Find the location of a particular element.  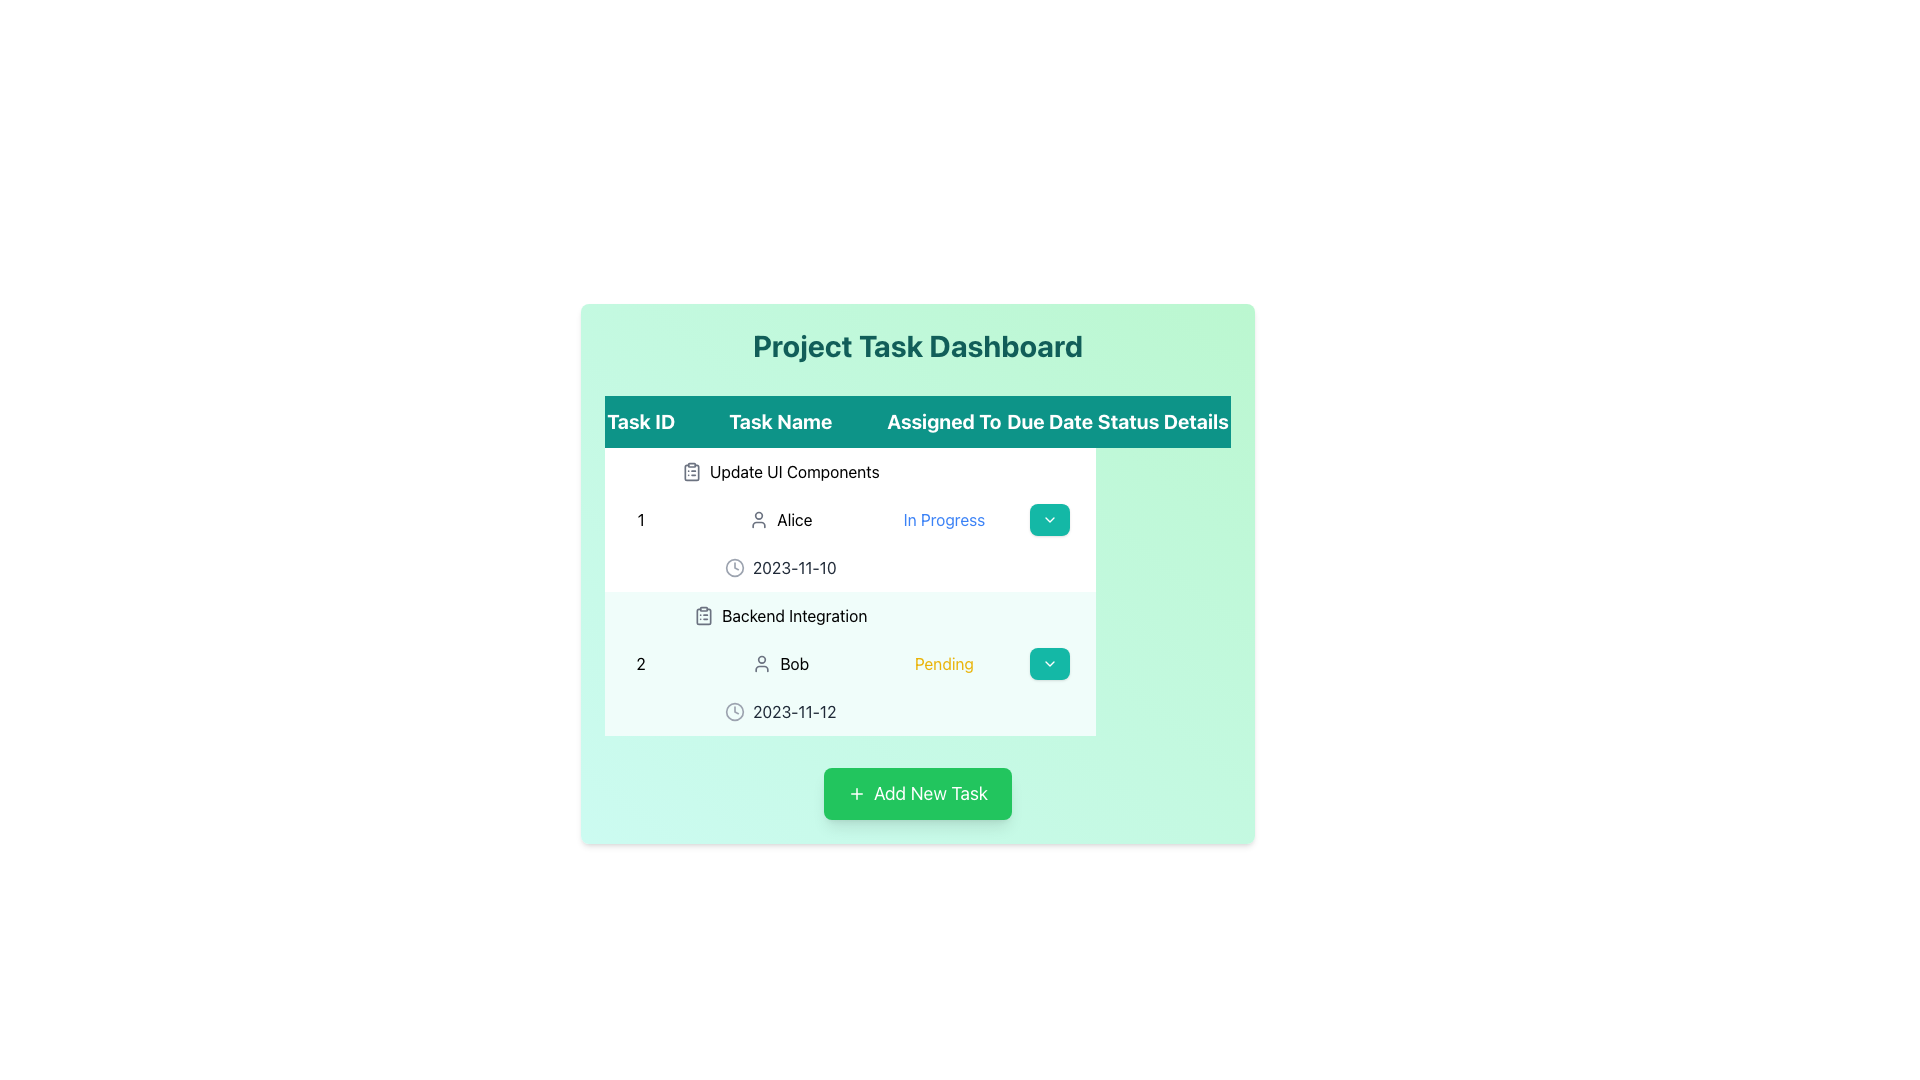

the 'Pending' text label in yellow font located in the 'Status' column of the second row under 'Backend Integration' is located at coordinates (943, 663).